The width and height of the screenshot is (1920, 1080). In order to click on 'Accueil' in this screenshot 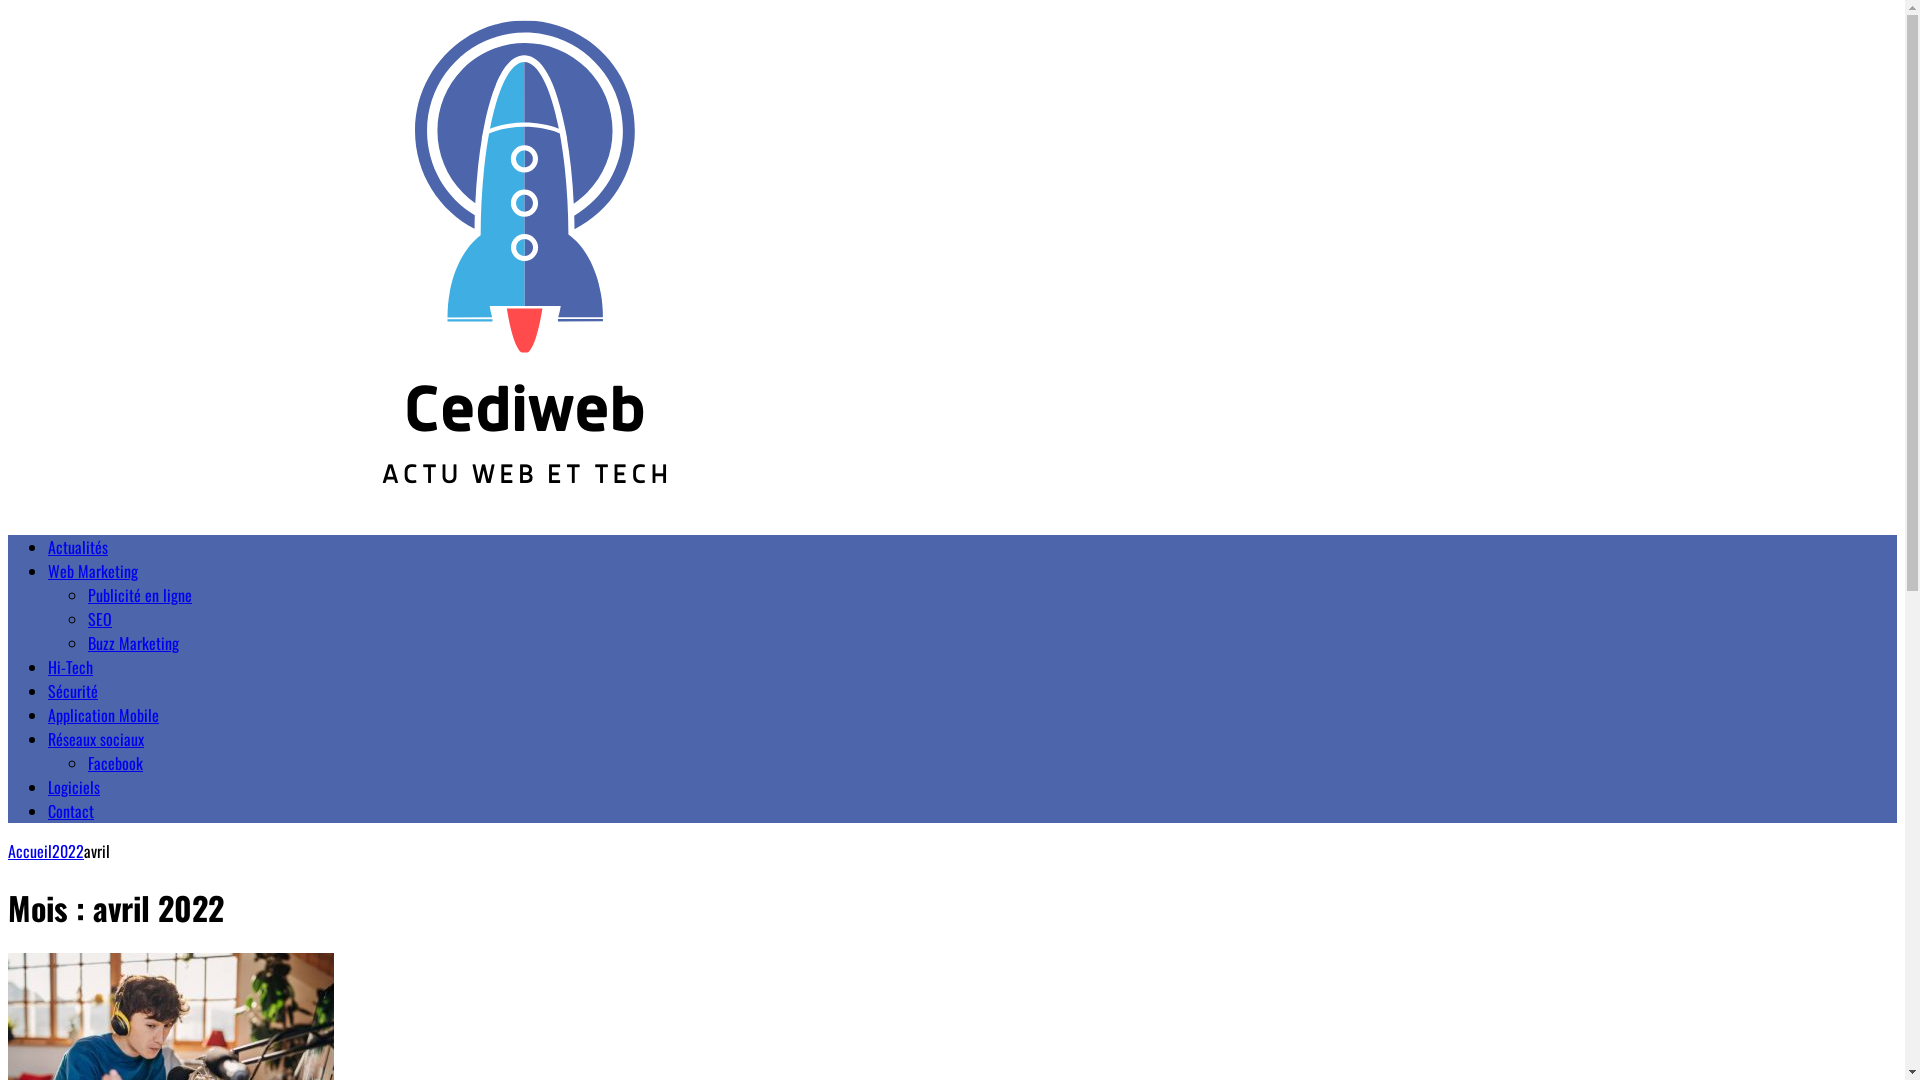, I will do `click(8, 851)`.